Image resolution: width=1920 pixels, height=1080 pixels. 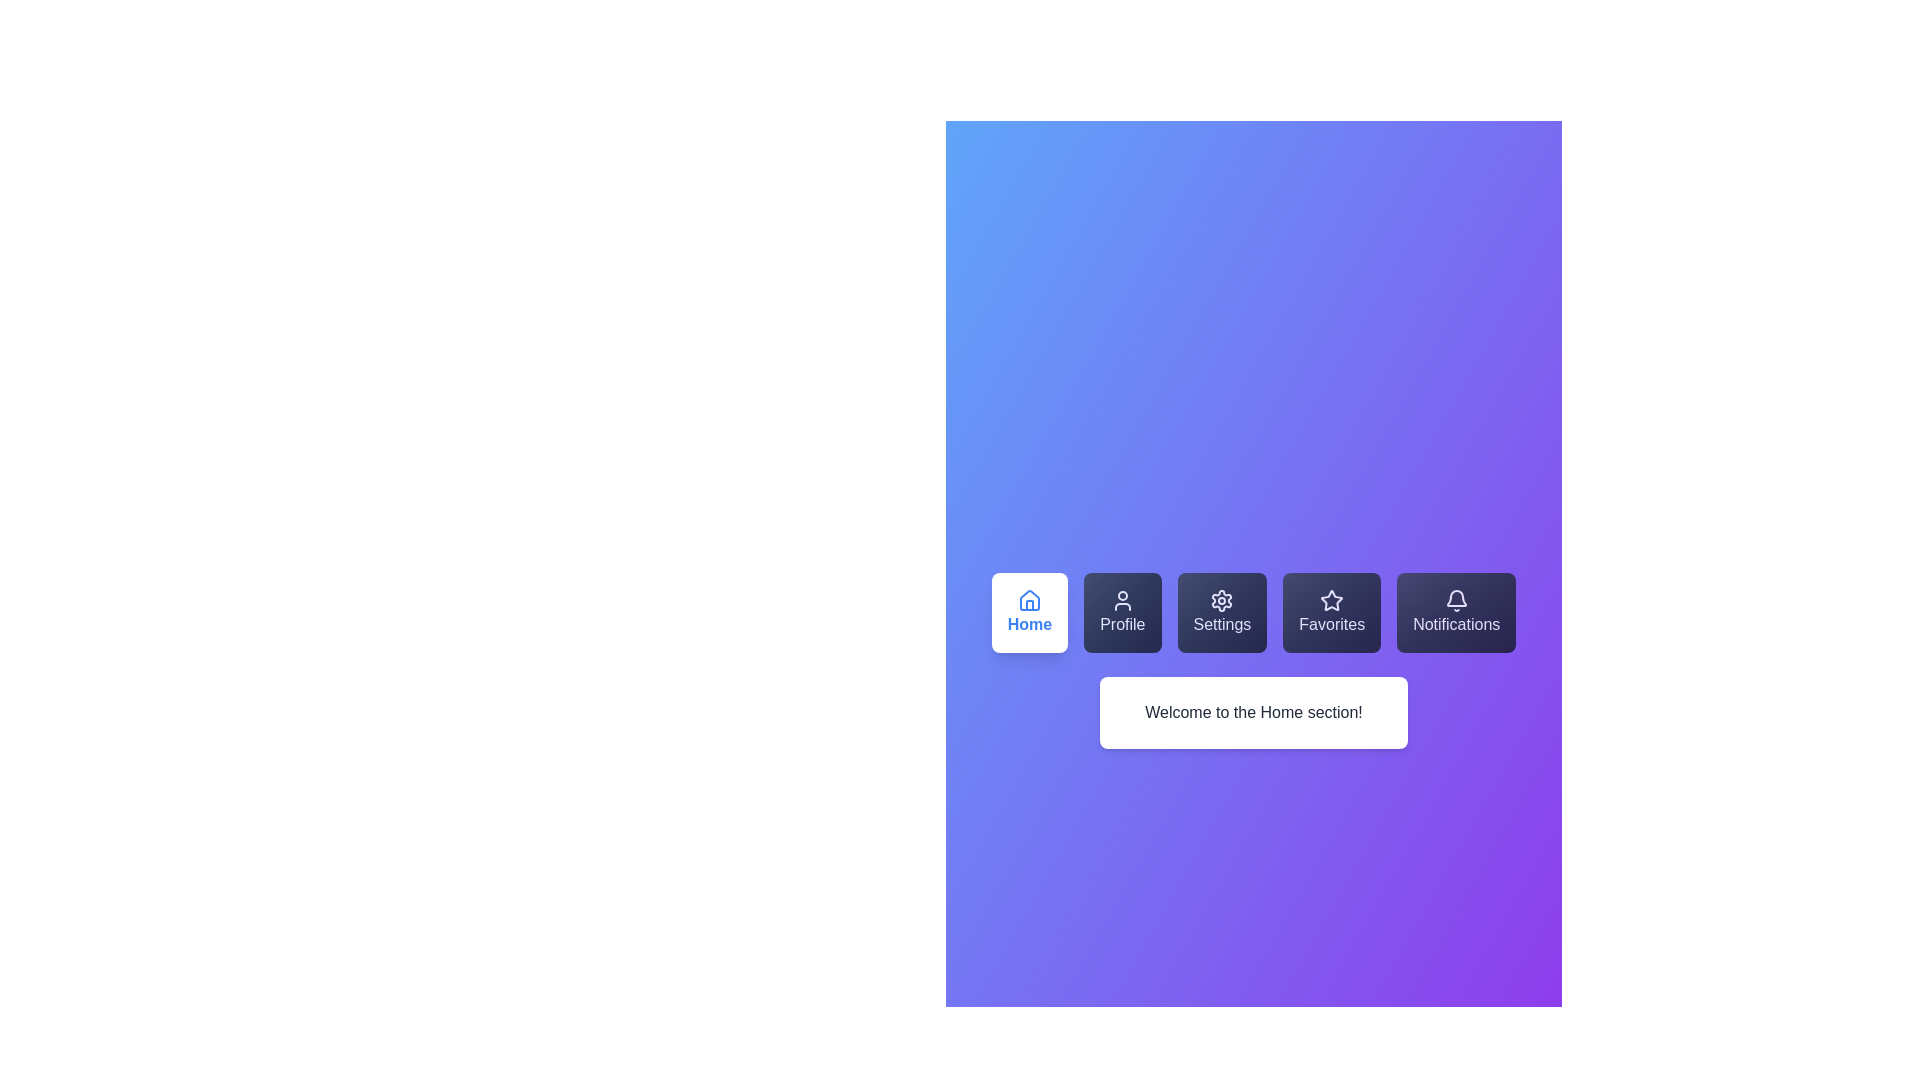 I want to click on the text content of the 'Favorites' text label displayed in white font on a dark background, located under a star icon within a dark, semi-transparent card, so click(x=1332, y=623).